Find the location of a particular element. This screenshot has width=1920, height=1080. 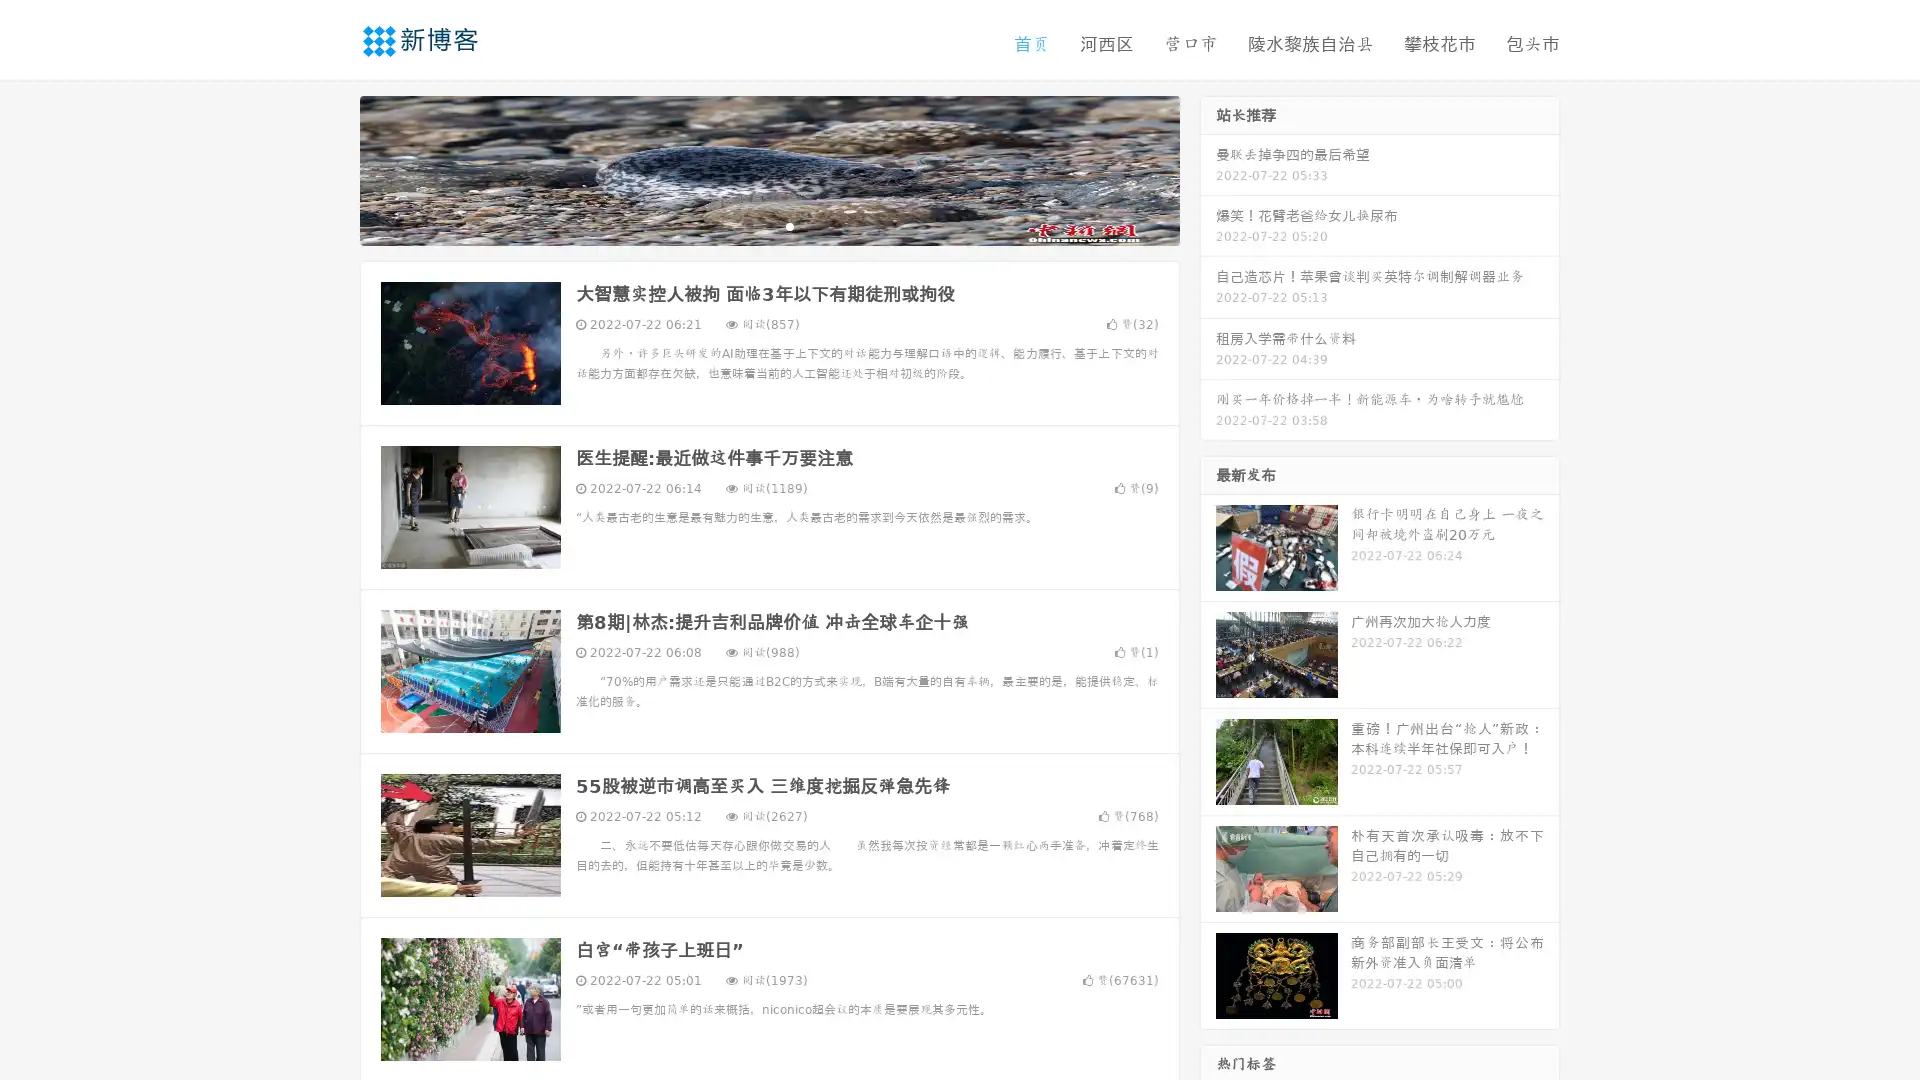

Next slide is located at coordinates (1208, 168).